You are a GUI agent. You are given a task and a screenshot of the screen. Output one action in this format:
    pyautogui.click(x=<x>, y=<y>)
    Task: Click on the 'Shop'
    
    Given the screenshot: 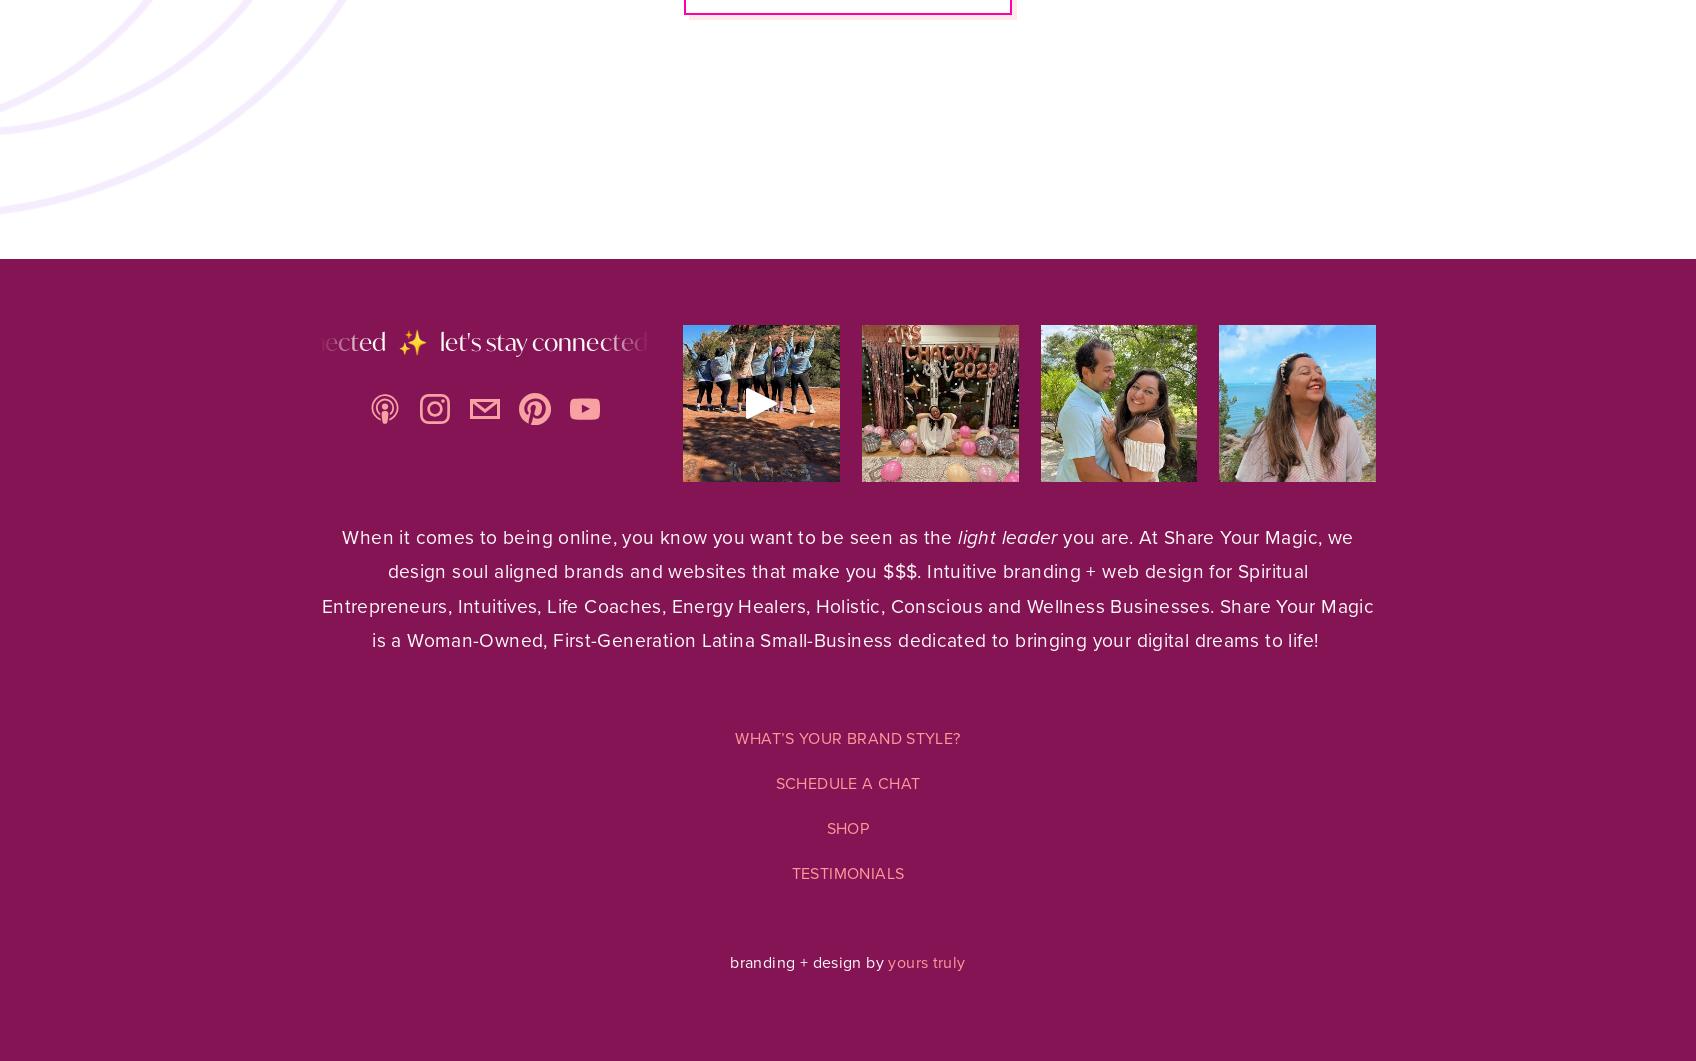 What is the action you would take?
    pyautogui.click(x=846, y=251)
    